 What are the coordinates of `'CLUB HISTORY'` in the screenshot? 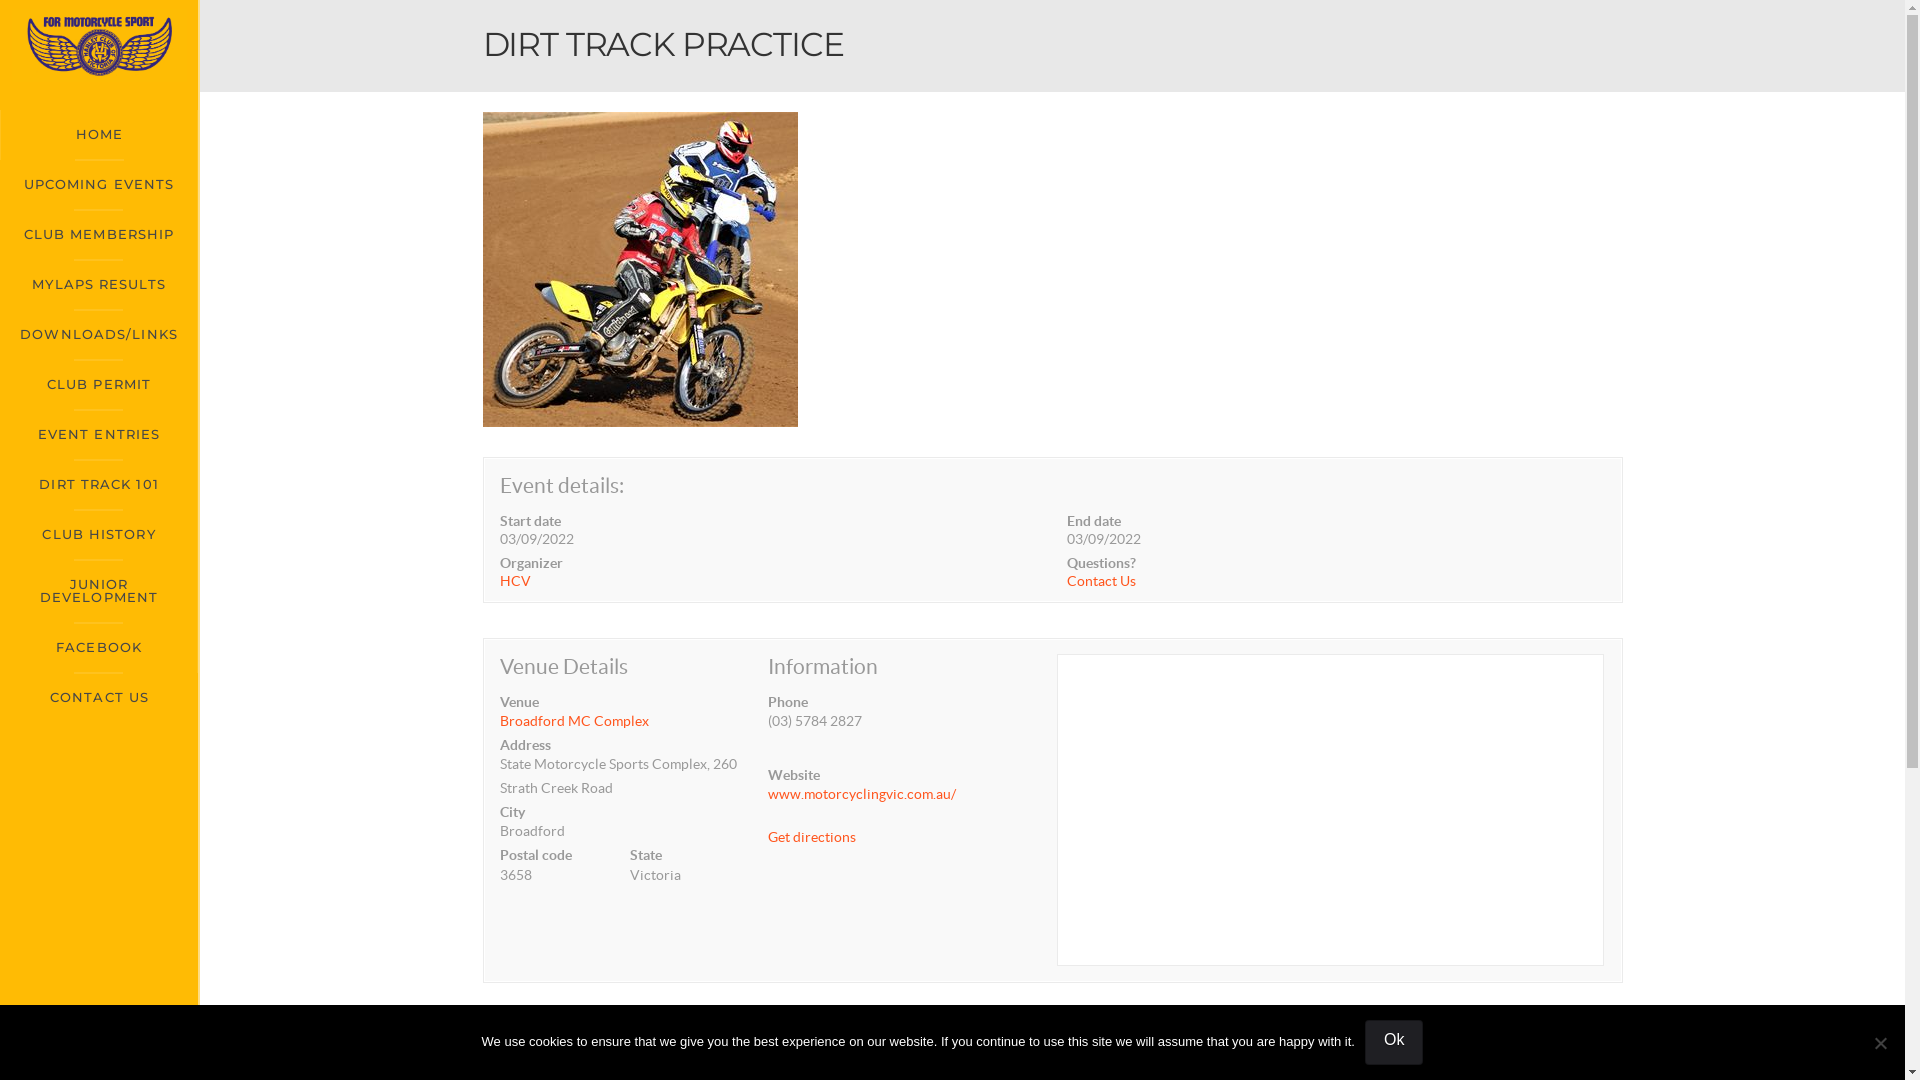 It's located at (98, 534).